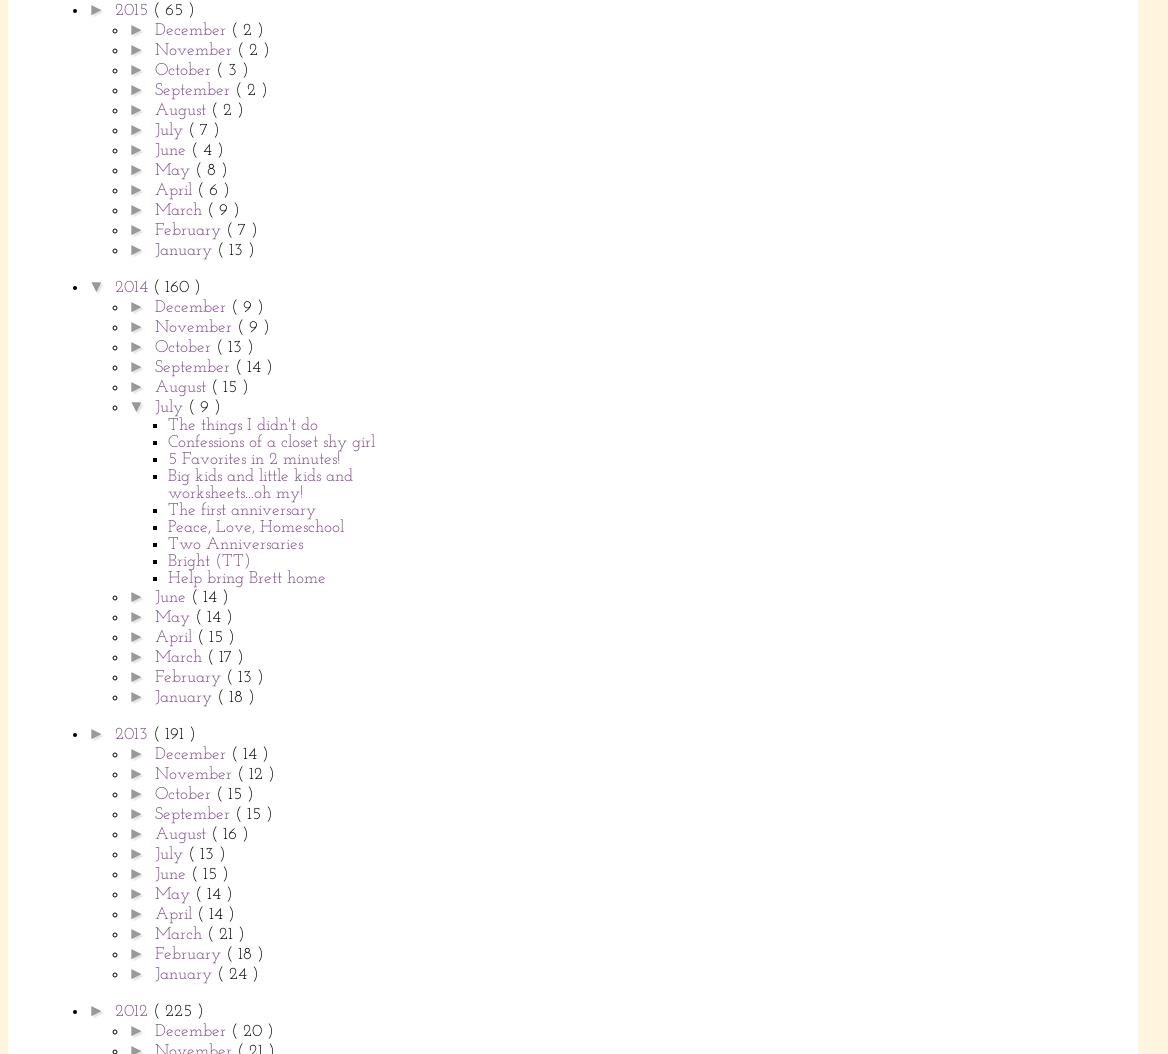 This screenshot has width=1168, height=1054. What do you see at coordinates (253, 773) in the screenshot?
I see `'(
                12
                )'` at bounding box center [253, 773].